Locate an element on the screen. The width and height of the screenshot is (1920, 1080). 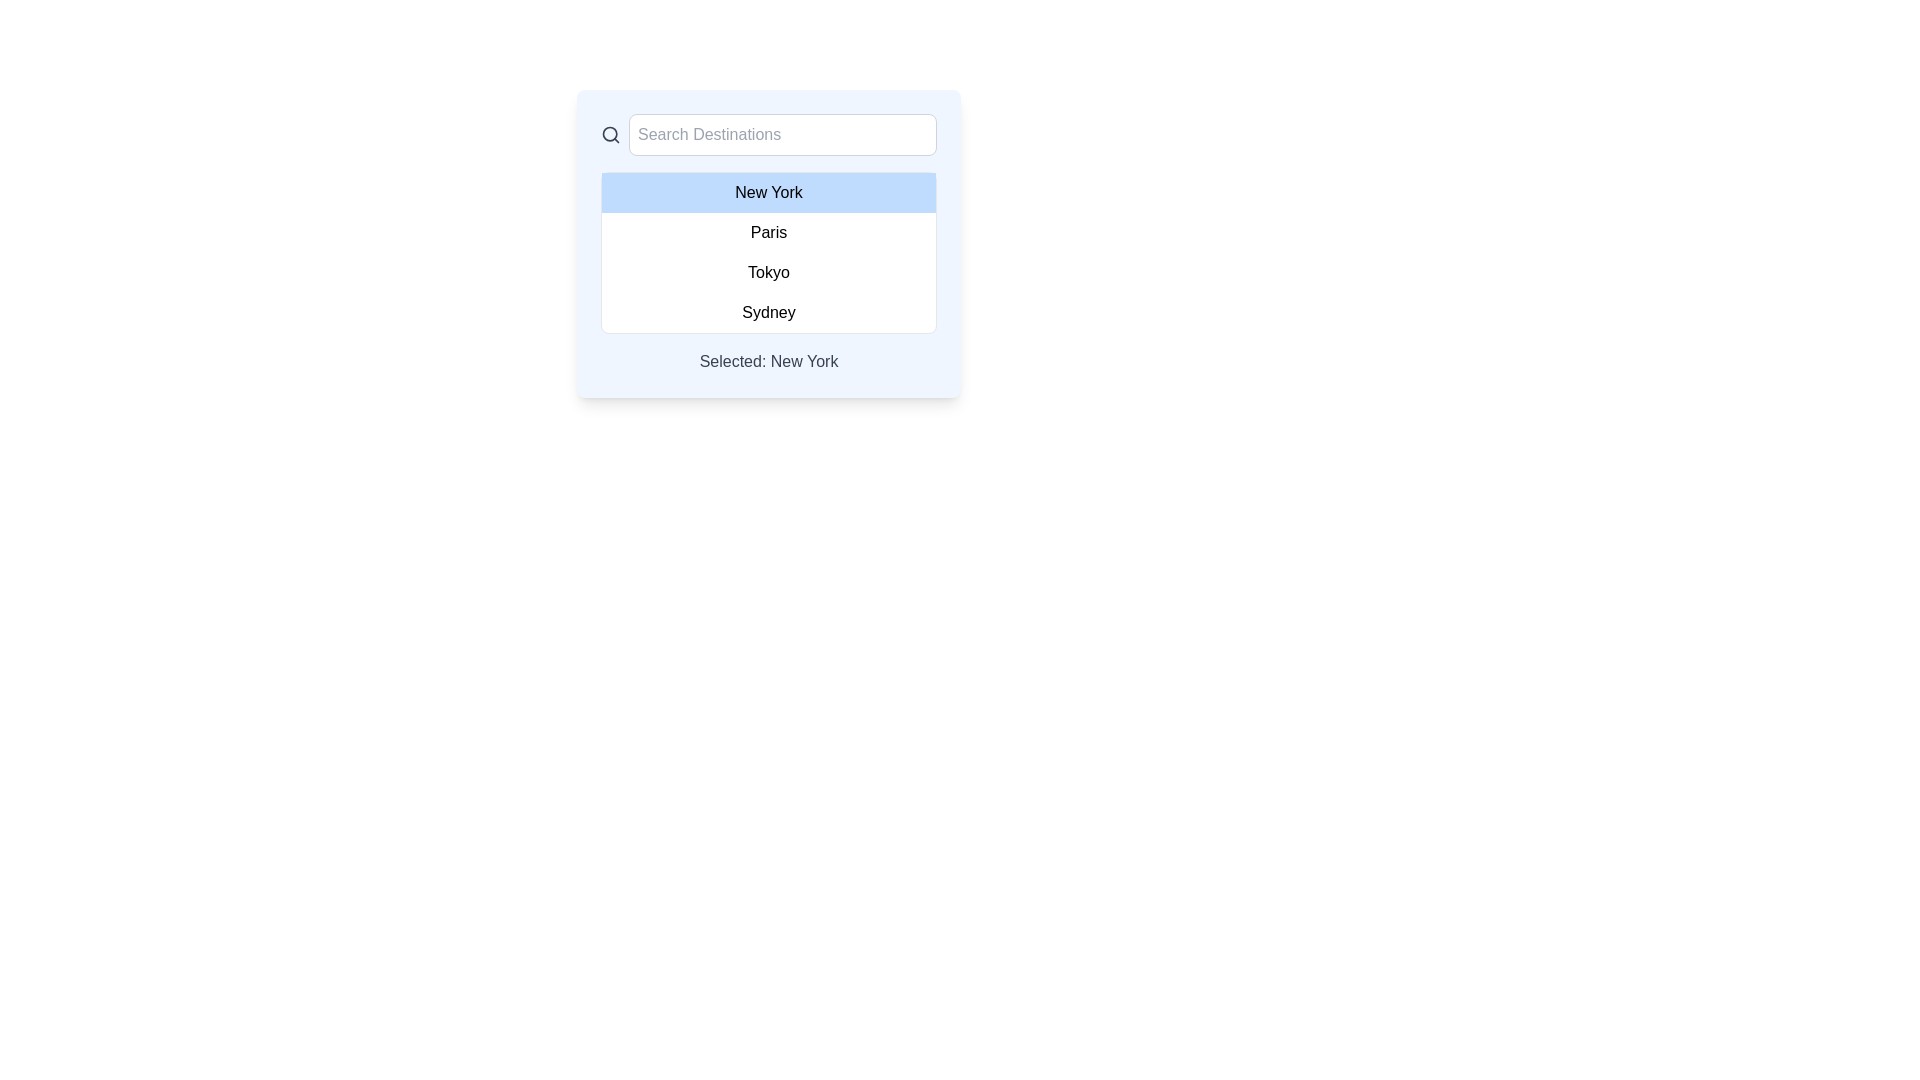
the text input box of the Search bar with the placeholder text 'Search Destinations' is located at coordinates (767, 135).